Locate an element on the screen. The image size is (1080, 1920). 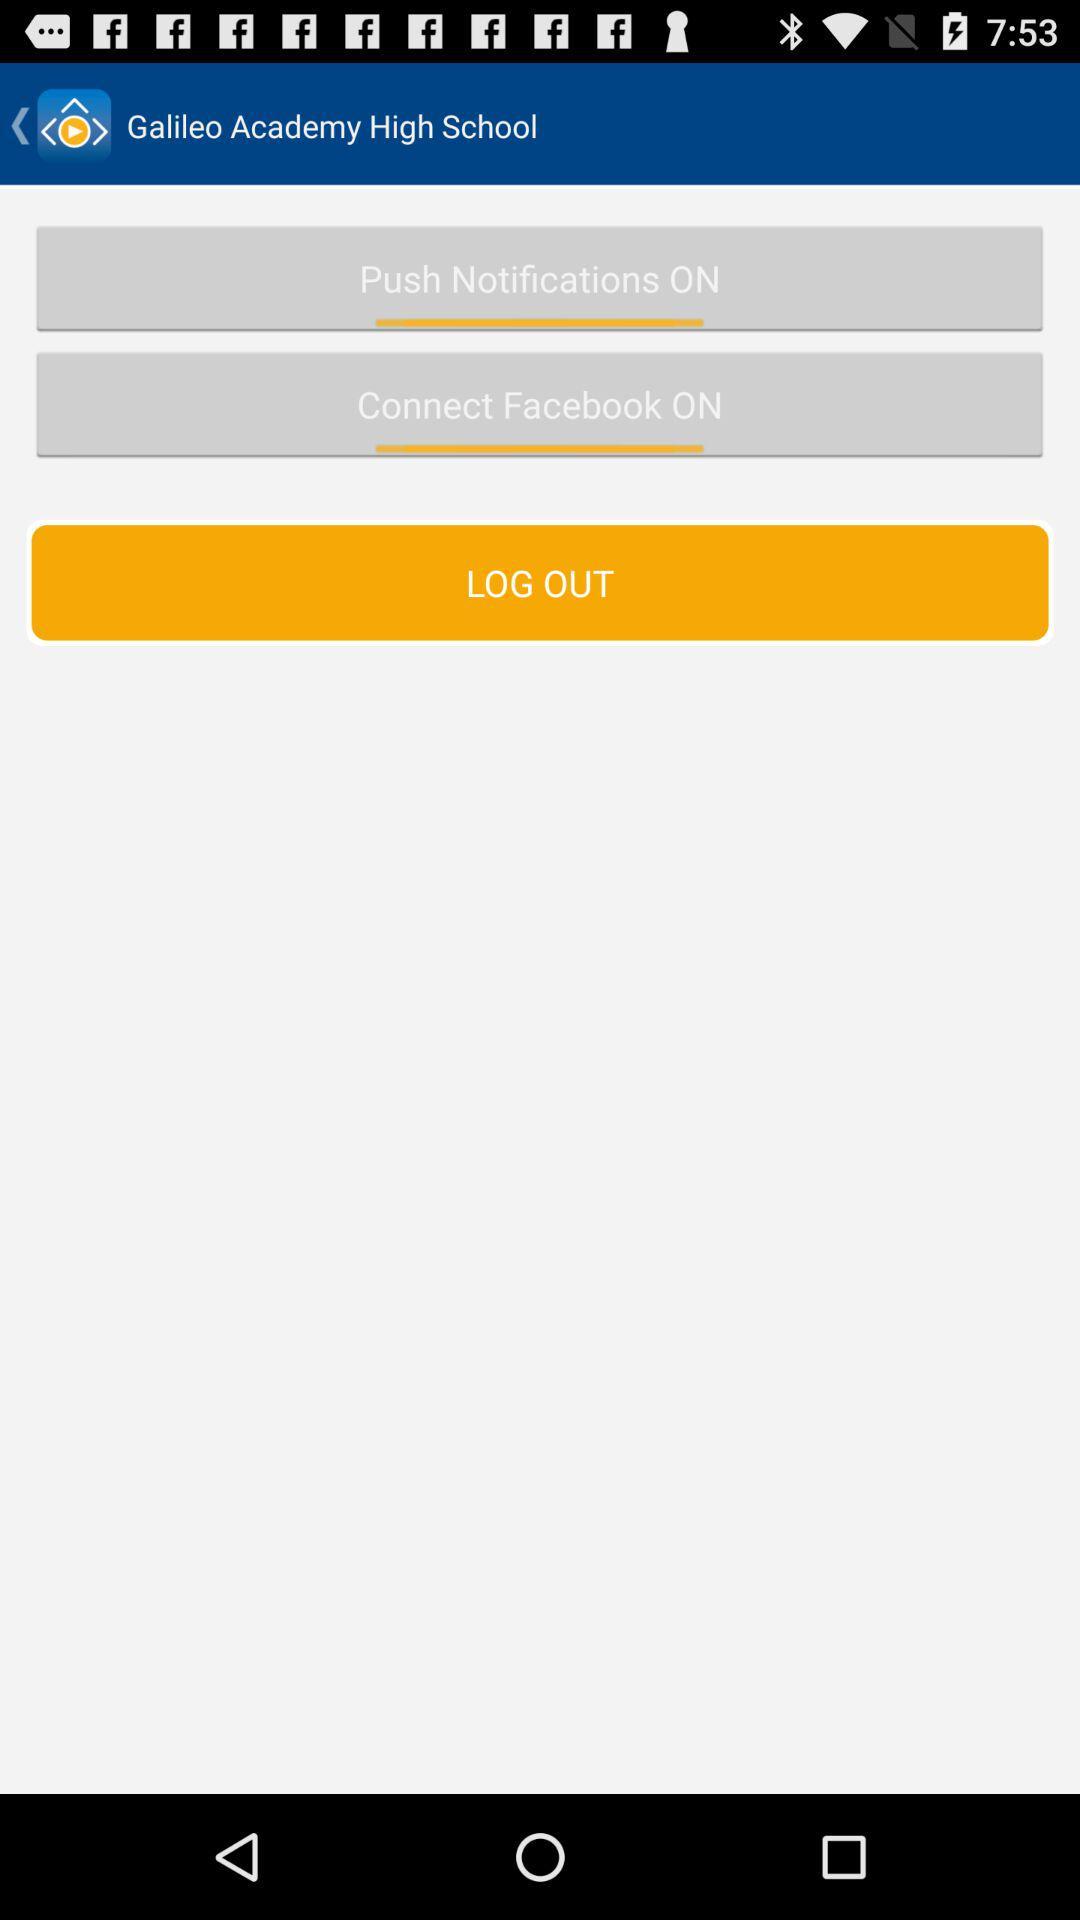
the log out icon is located at coordinates (540, 581).